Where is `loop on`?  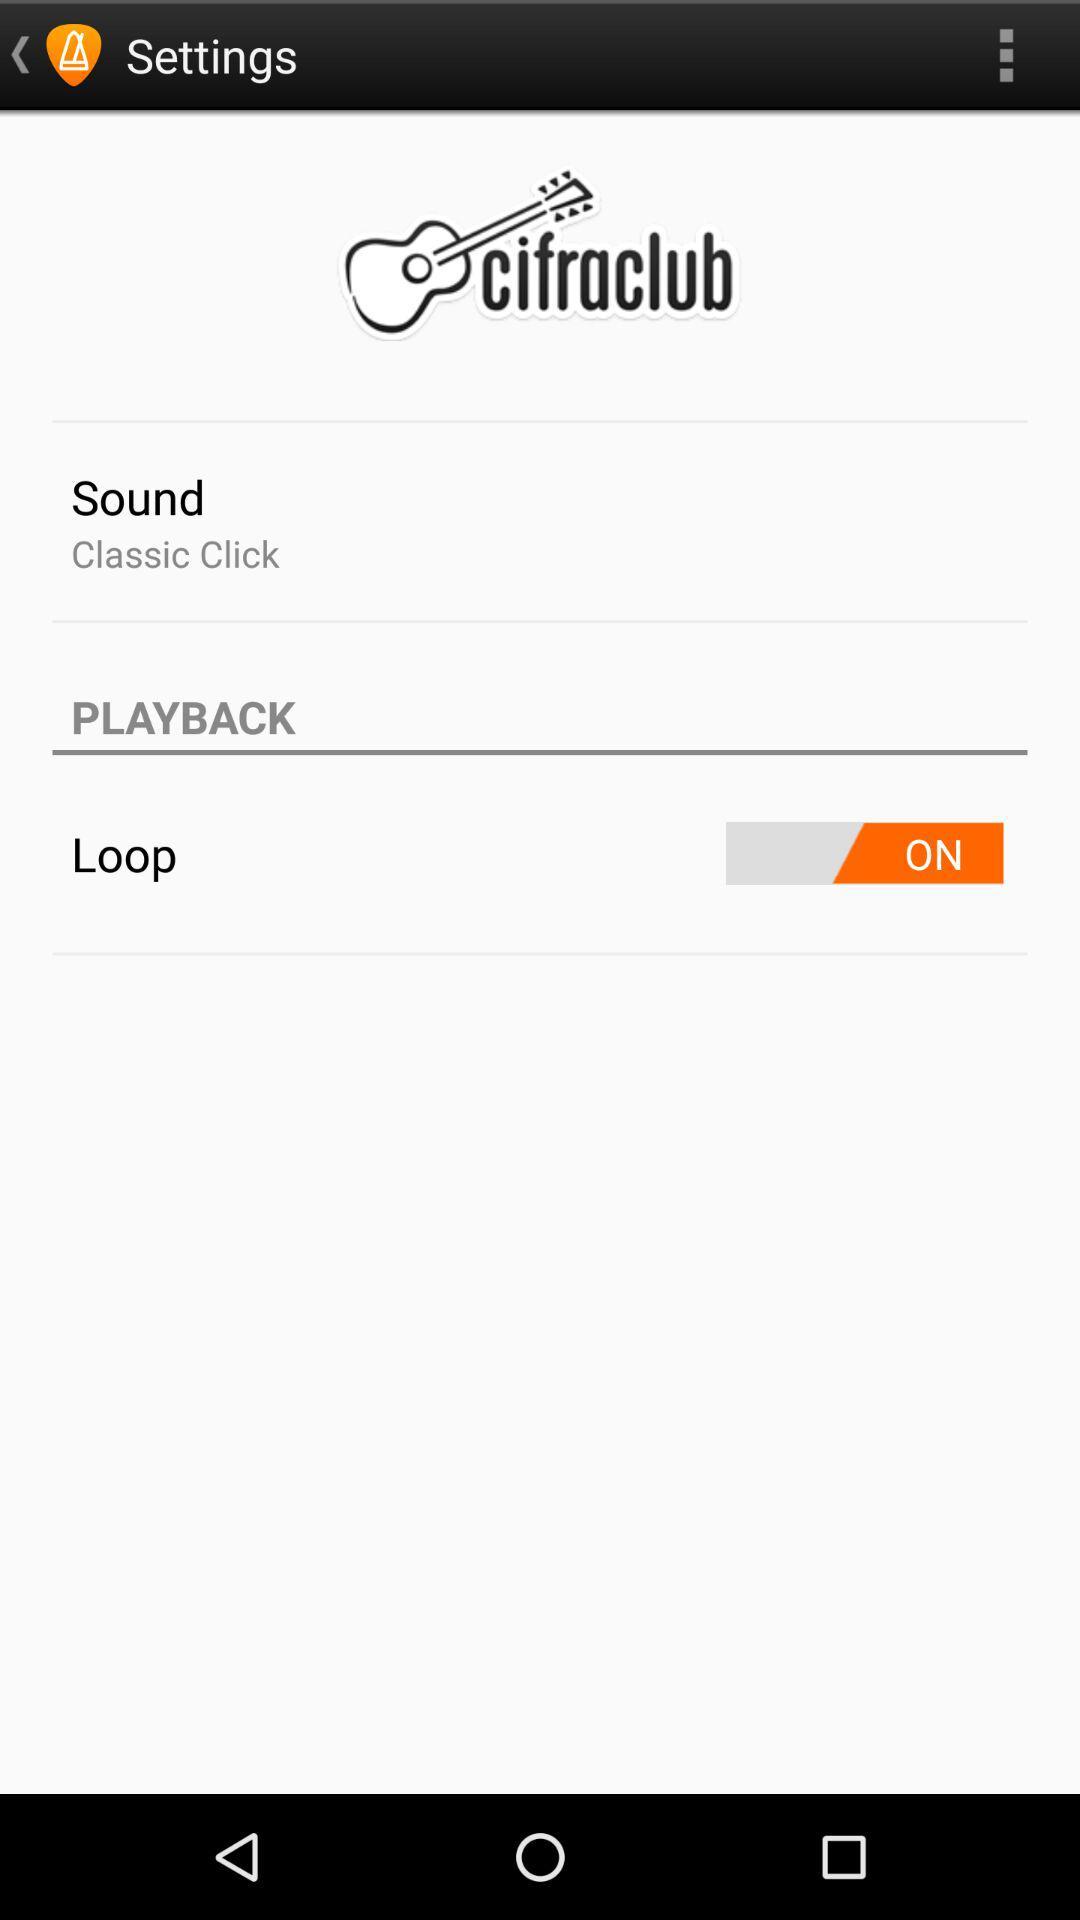 loop on is located at coordinates (863, 853).